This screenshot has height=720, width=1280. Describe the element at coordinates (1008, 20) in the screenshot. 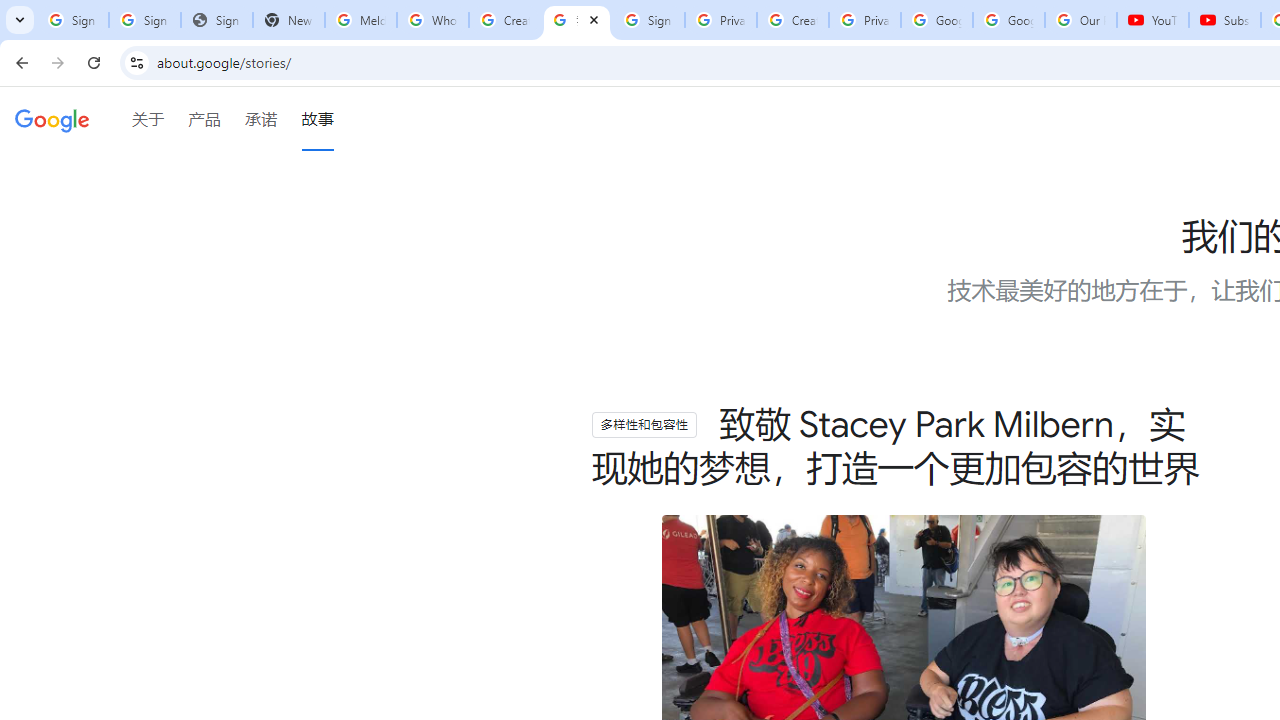

I see `'Google Account'` at that location.